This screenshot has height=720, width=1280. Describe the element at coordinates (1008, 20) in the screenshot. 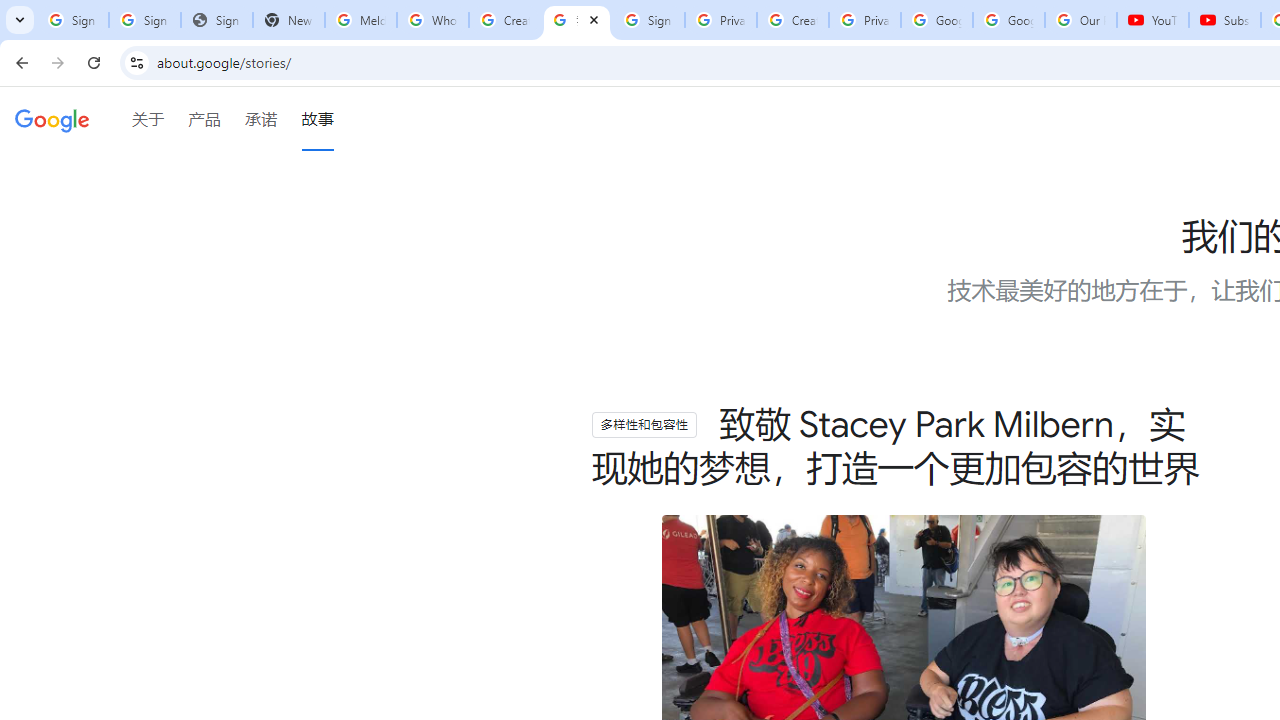

I see `'Google Account'` at that location.